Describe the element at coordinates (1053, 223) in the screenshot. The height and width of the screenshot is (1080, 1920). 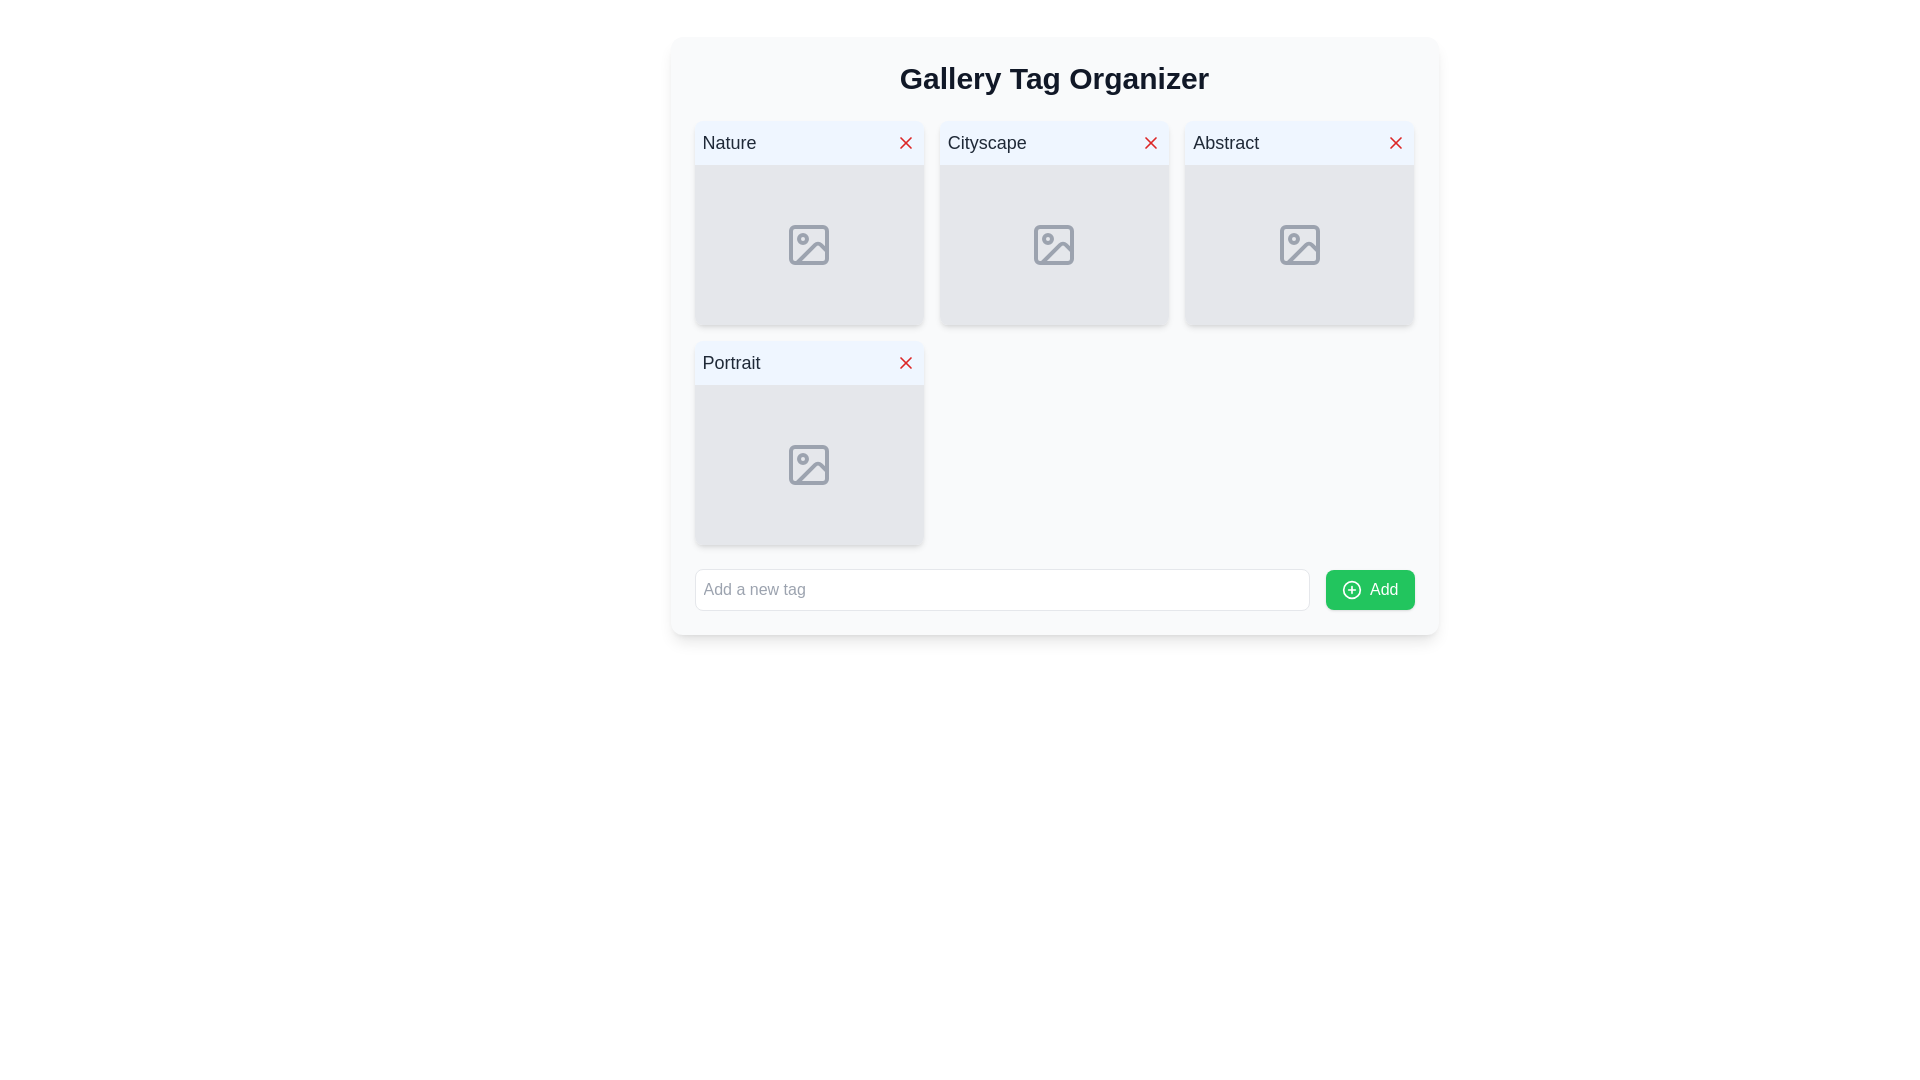
I see `the 'Cityscape' Card component in the grid layout` at that location.